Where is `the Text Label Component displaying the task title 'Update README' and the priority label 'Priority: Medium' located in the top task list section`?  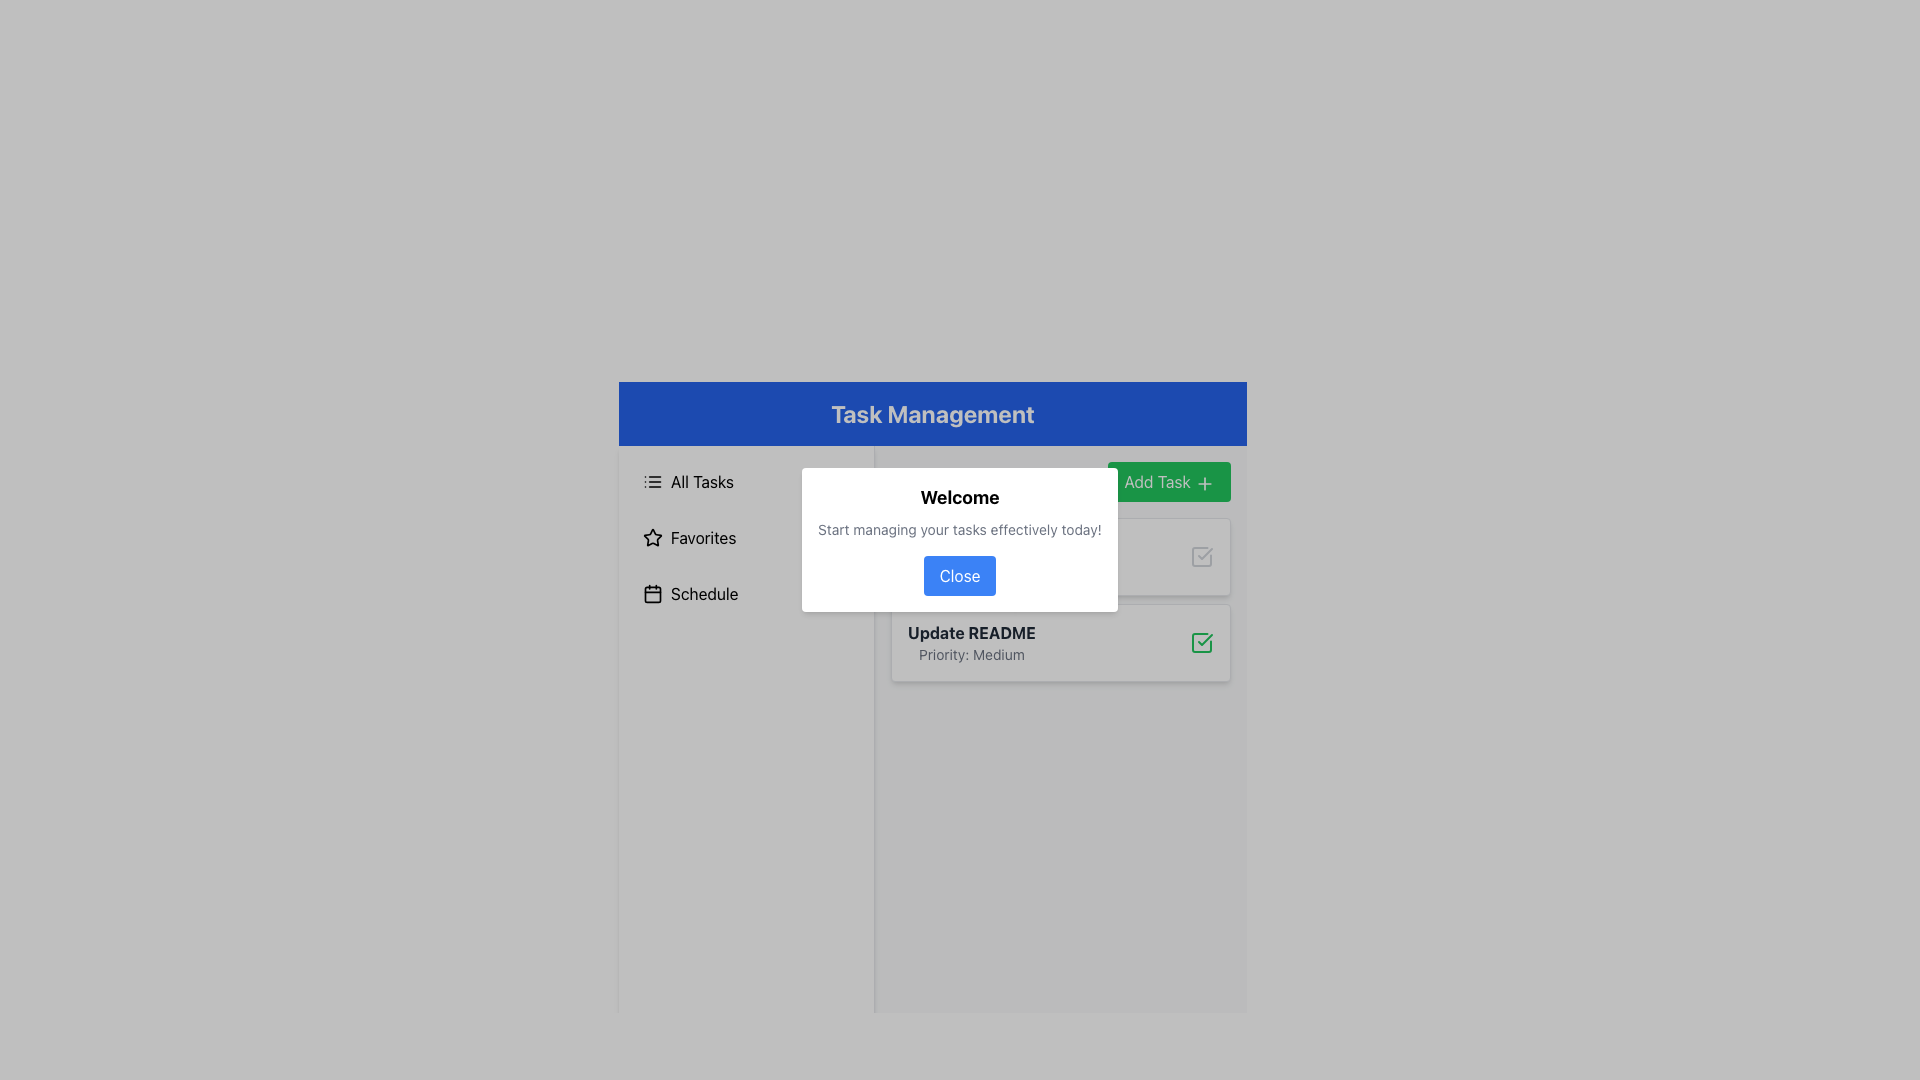
the Text Label Component displaying the task title 'Update README' and the priority label 'Priority: Medium' located in the top task list section is located at coordinates (971, 643).